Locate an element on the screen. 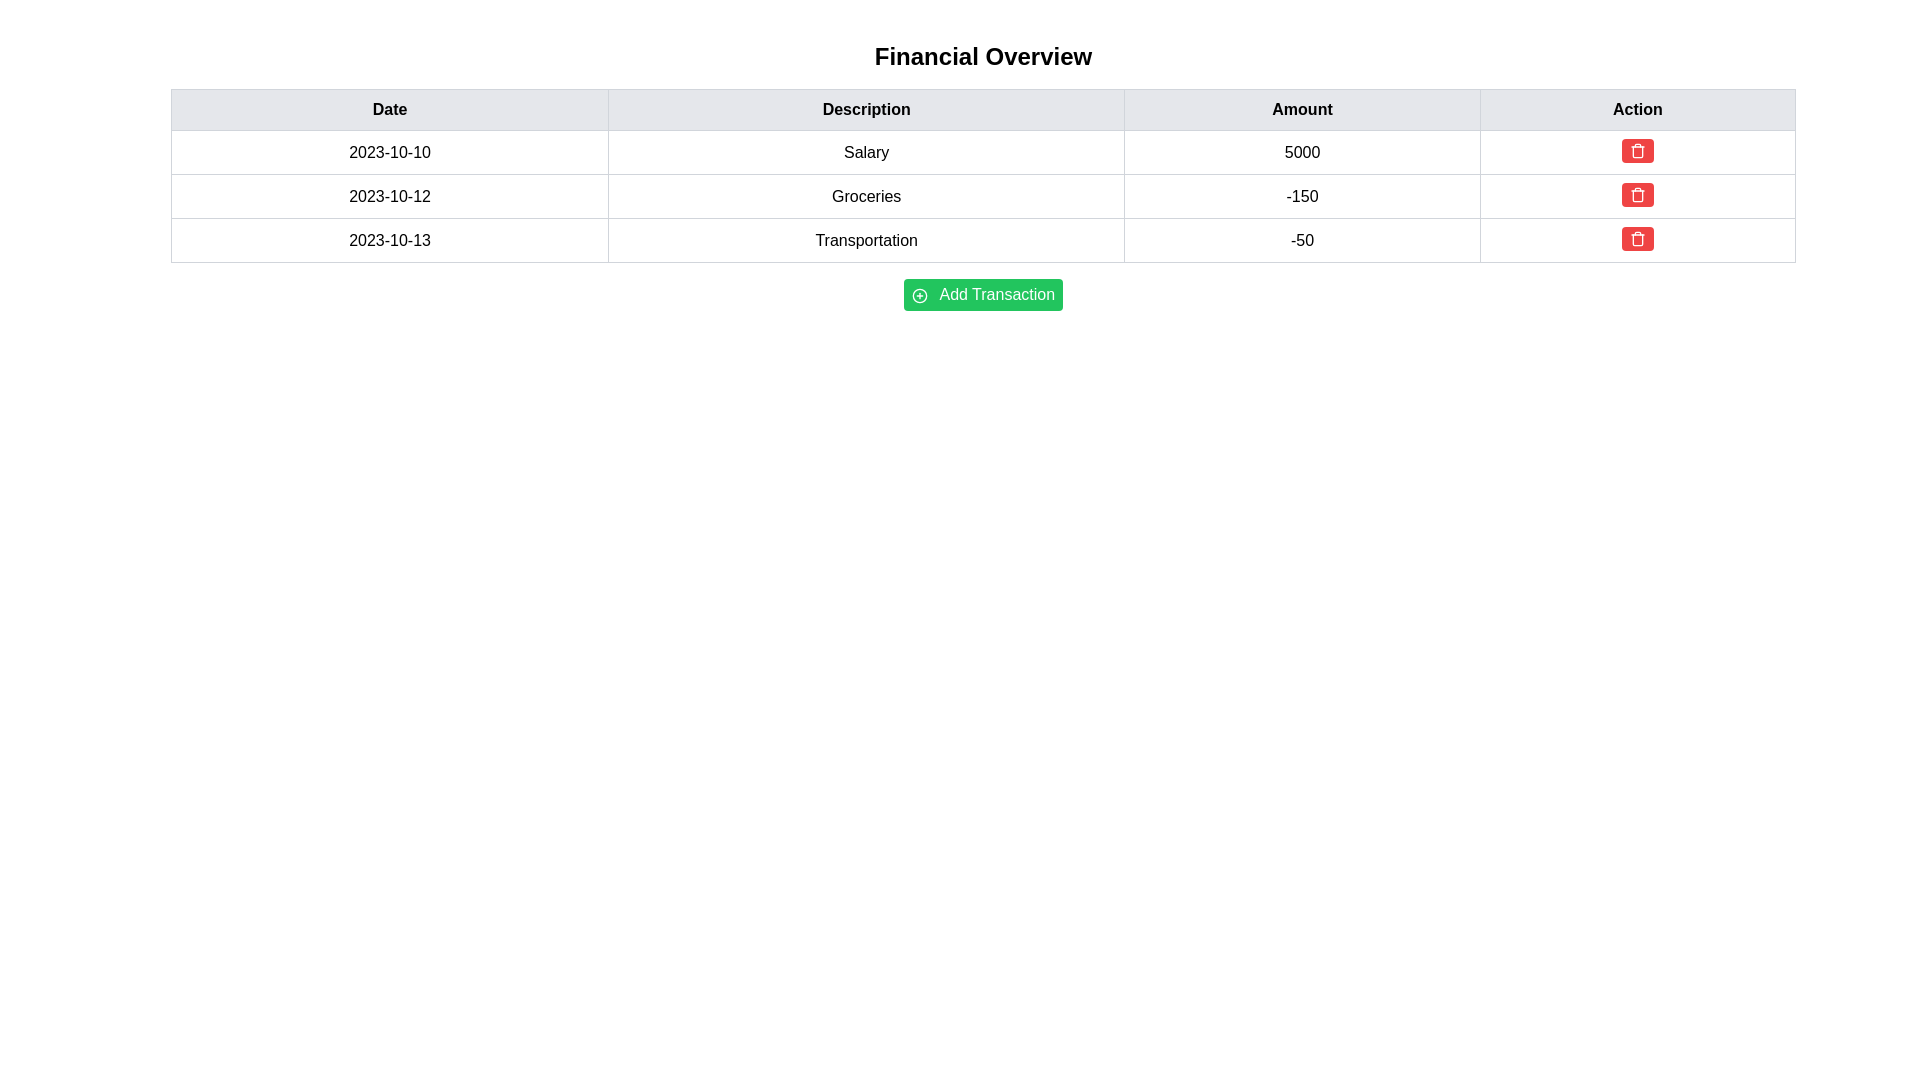 This screenshot has width=1920, height=1080. the Text Display Field that shows the description of the transaction dated '2023-10-12' with an amount of '-150', located in the second column of the second row in the table is located at coordinates (866, 196).